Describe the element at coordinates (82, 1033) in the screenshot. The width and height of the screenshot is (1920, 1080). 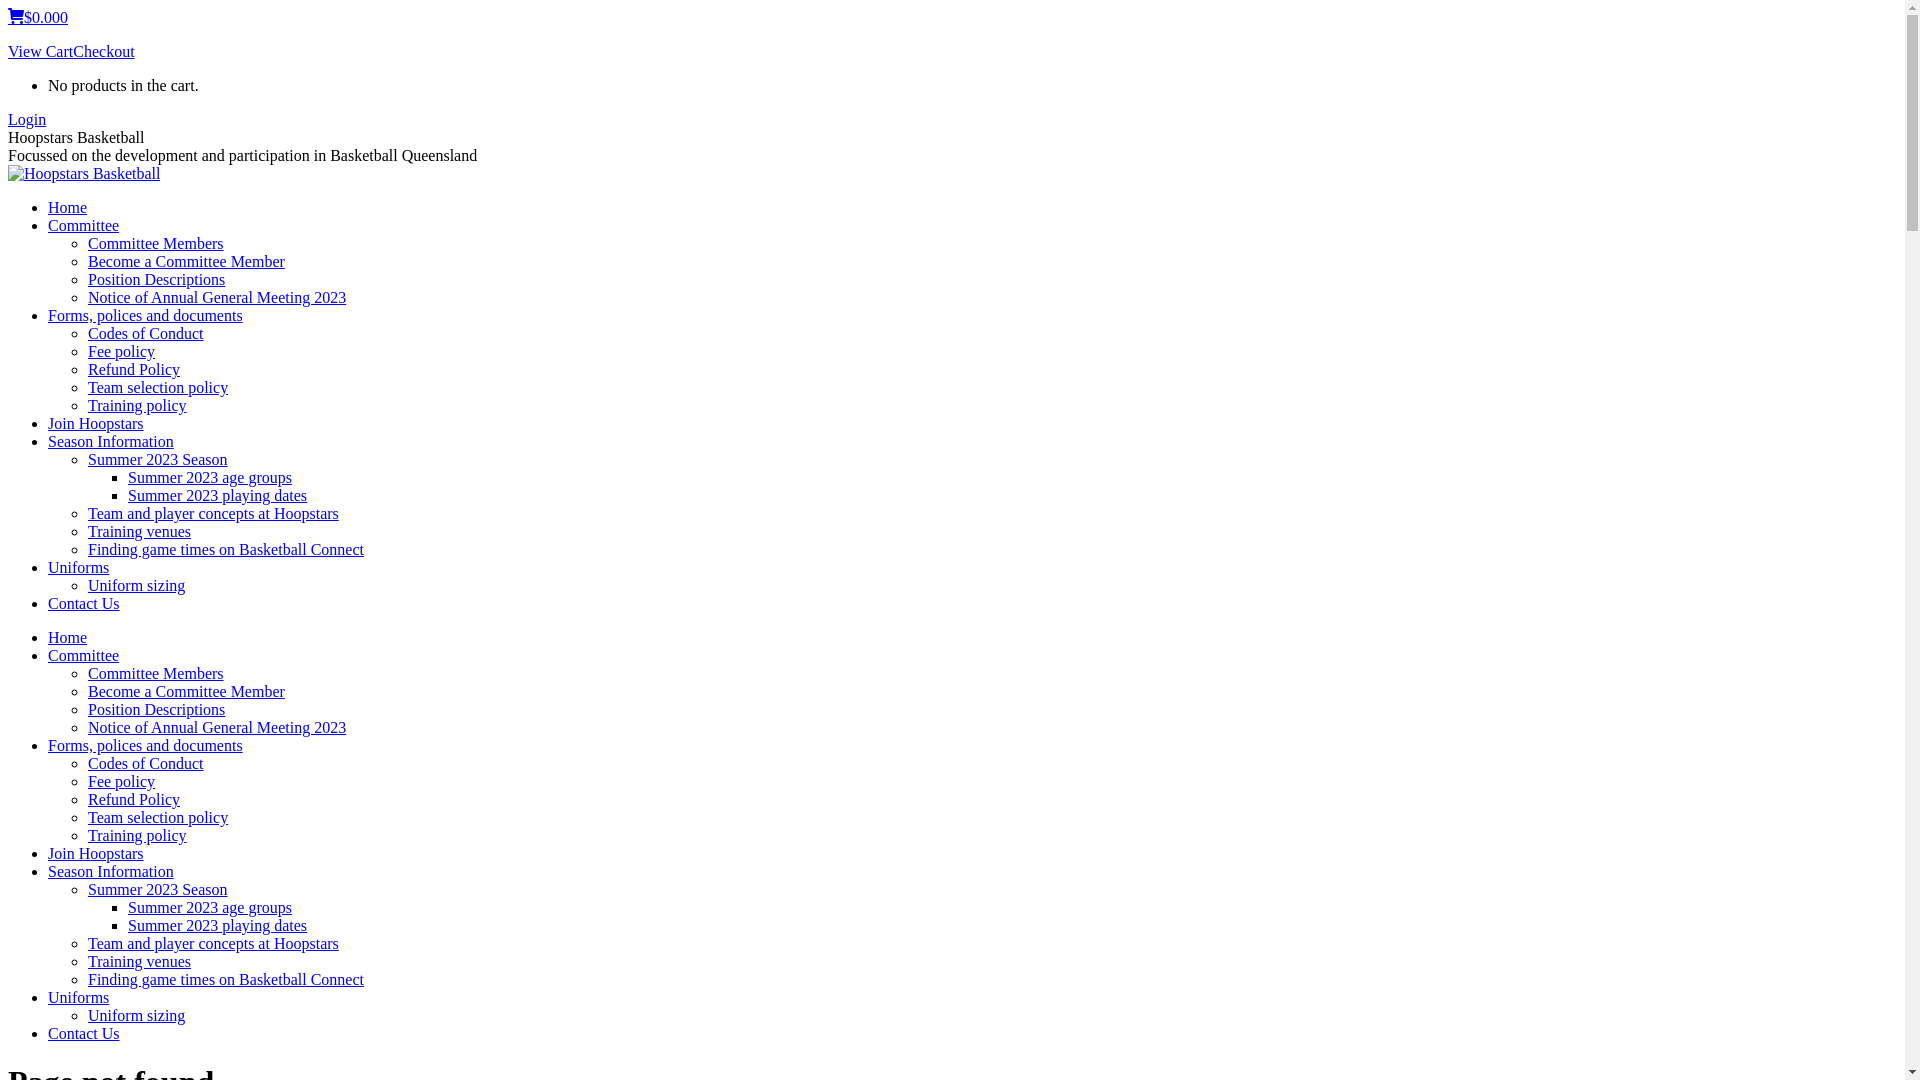
I see `'Contact Us'` at that location.